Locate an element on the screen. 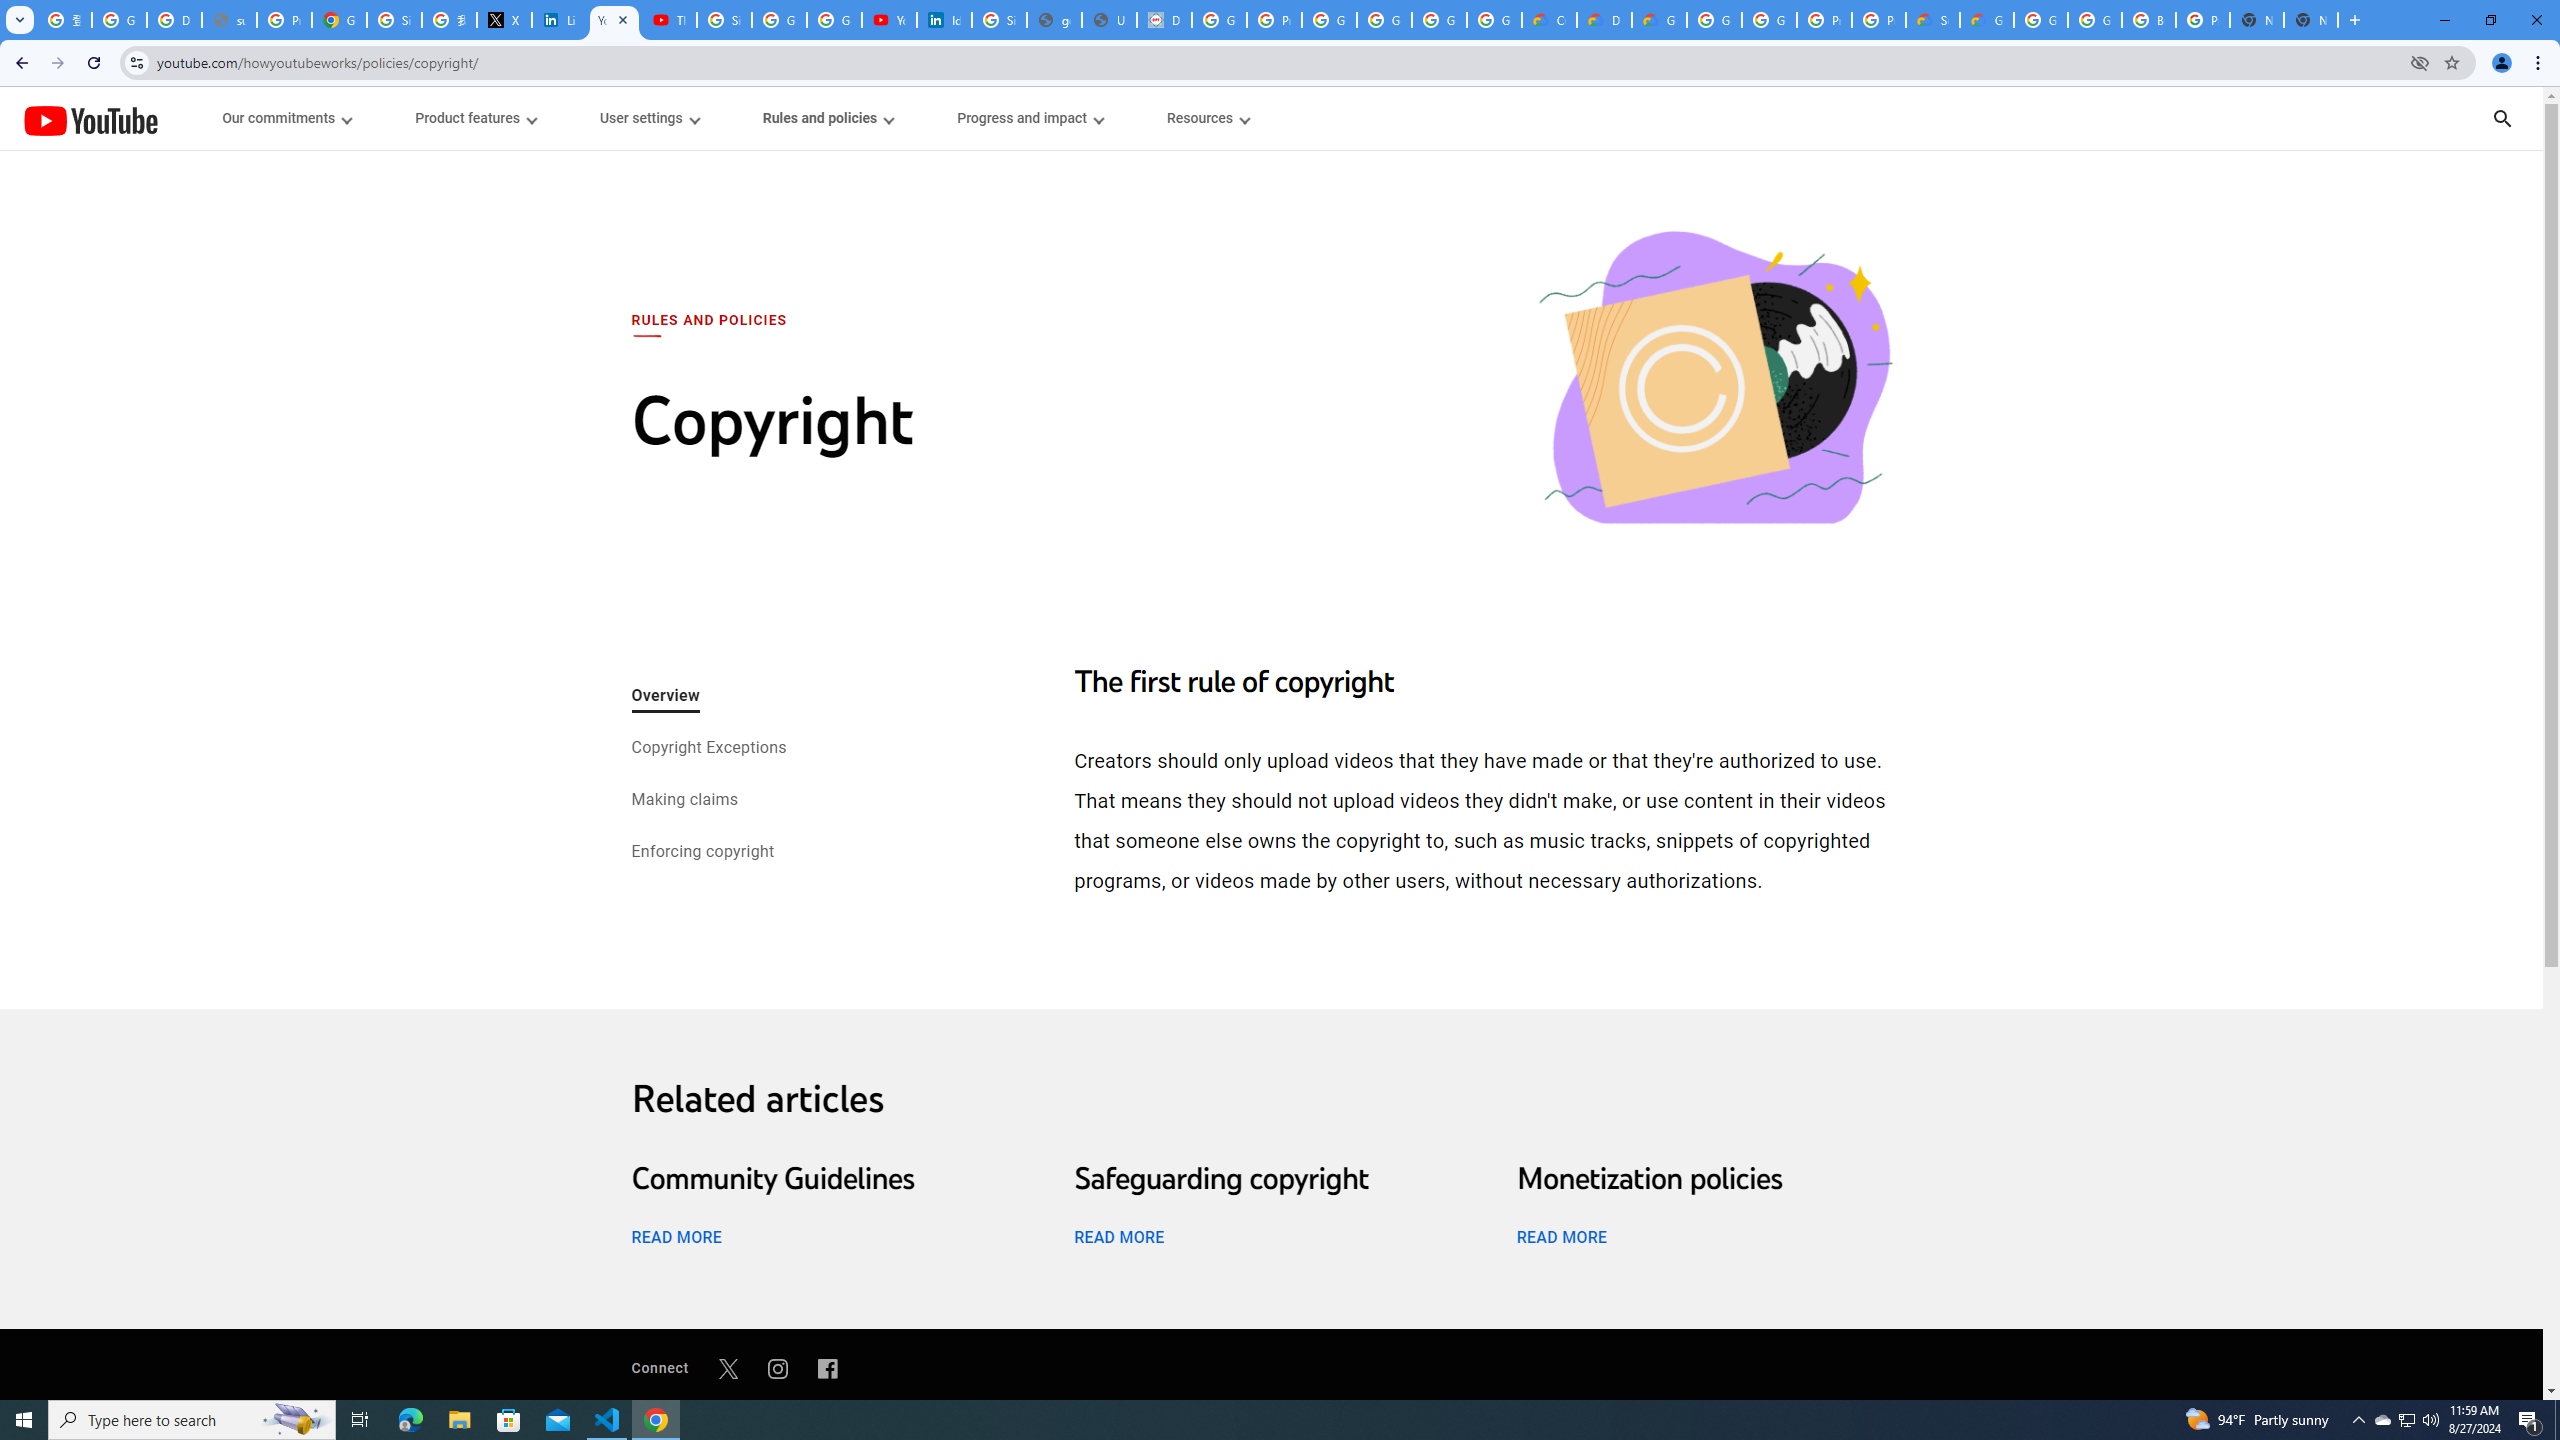 Image resolution: width=2560 pixels, height=1440 pixels. 'New Tab' is located at coordinates (2311, 19).